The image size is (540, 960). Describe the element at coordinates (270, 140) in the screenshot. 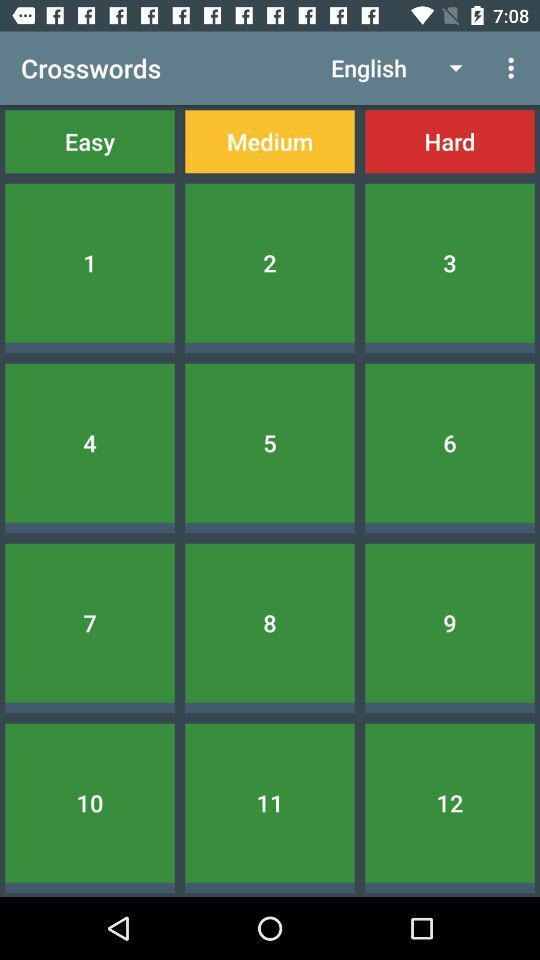

I see `the icon next to easy icon` at that location.